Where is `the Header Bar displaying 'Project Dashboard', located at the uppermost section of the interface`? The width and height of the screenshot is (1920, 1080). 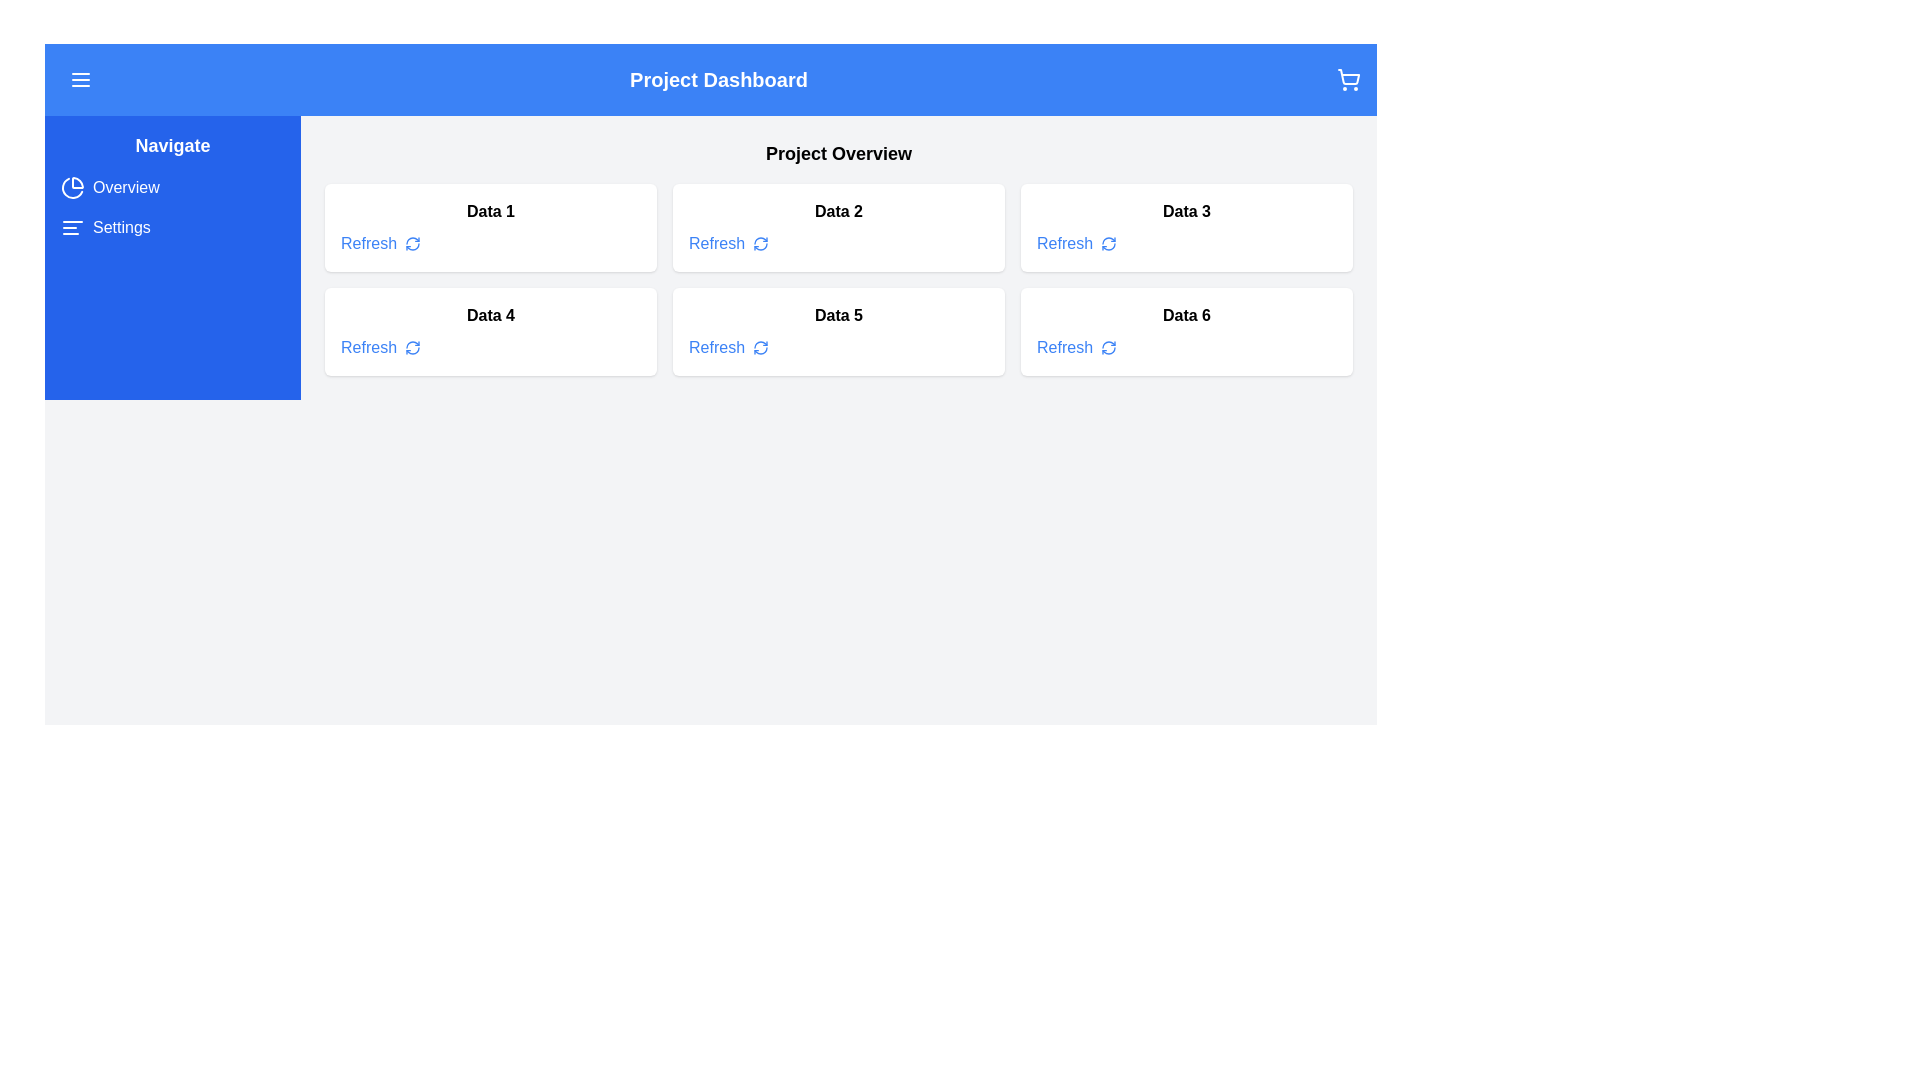 the Header Bar displaying 'Project Dashboard', located at the uppermost section of the interface is located at coordinates (710, 79).